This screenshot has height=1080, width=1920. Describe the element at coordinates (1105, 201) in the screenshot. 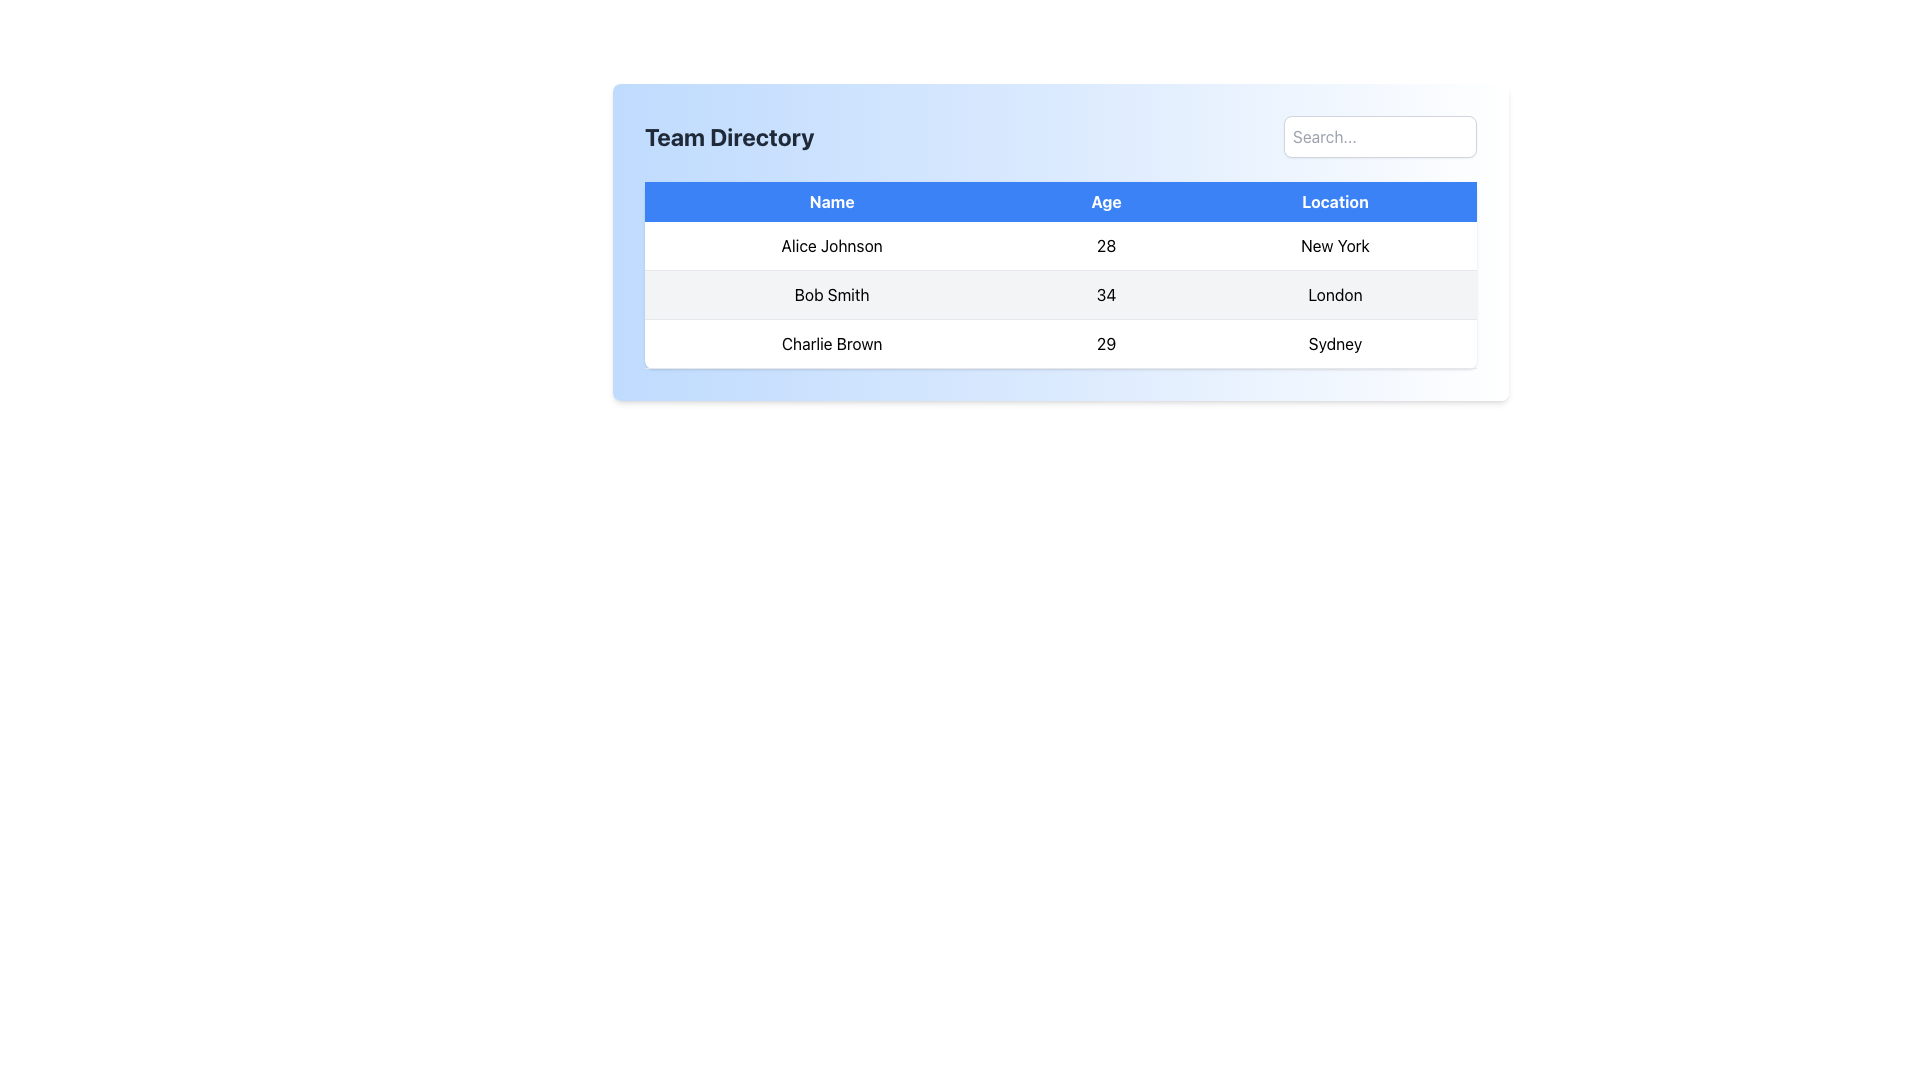

I see `the table header cell labeled 'Age', which is styled with bold, white text on a blue background and is the second column in the header row of the table` at that location.